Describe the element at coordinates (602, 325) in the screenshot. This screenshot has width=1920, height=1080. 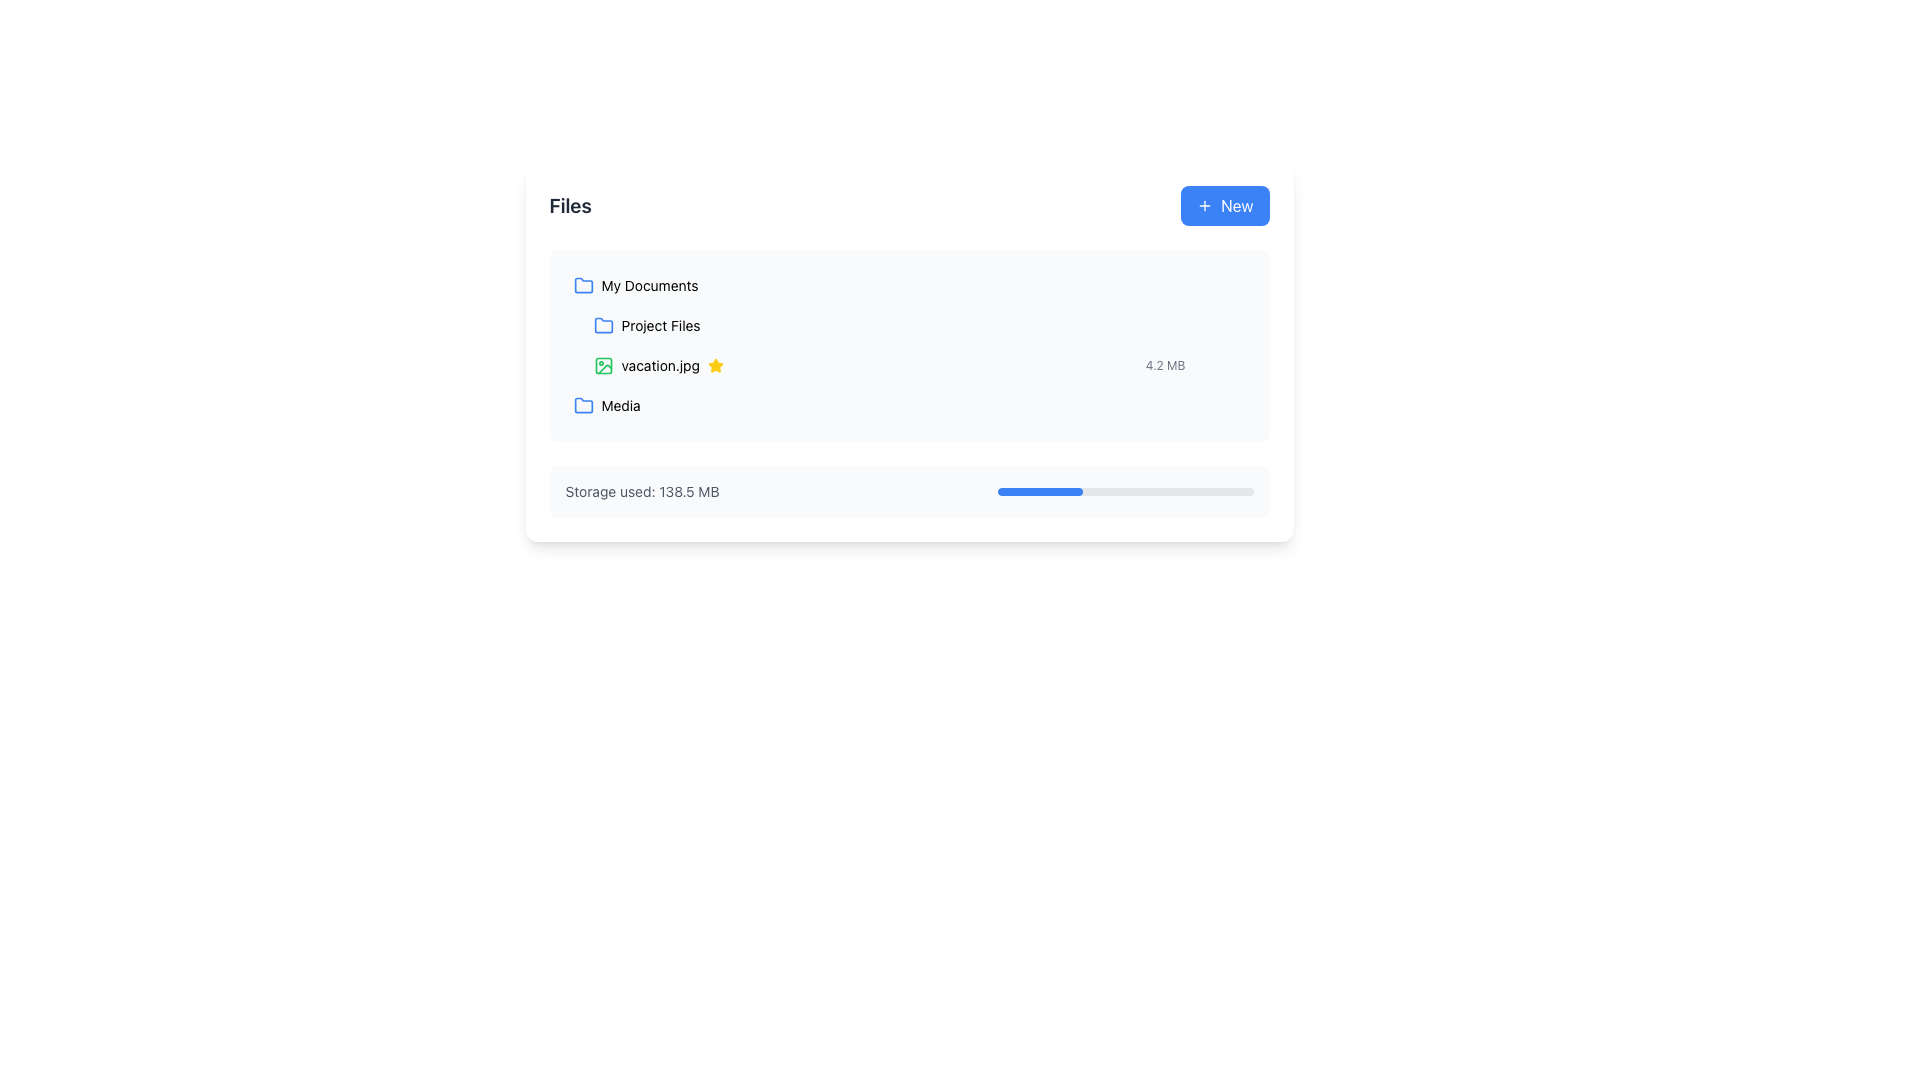
I see `the blue folder icon located to the left of the 'Project Files' text label` at that location.